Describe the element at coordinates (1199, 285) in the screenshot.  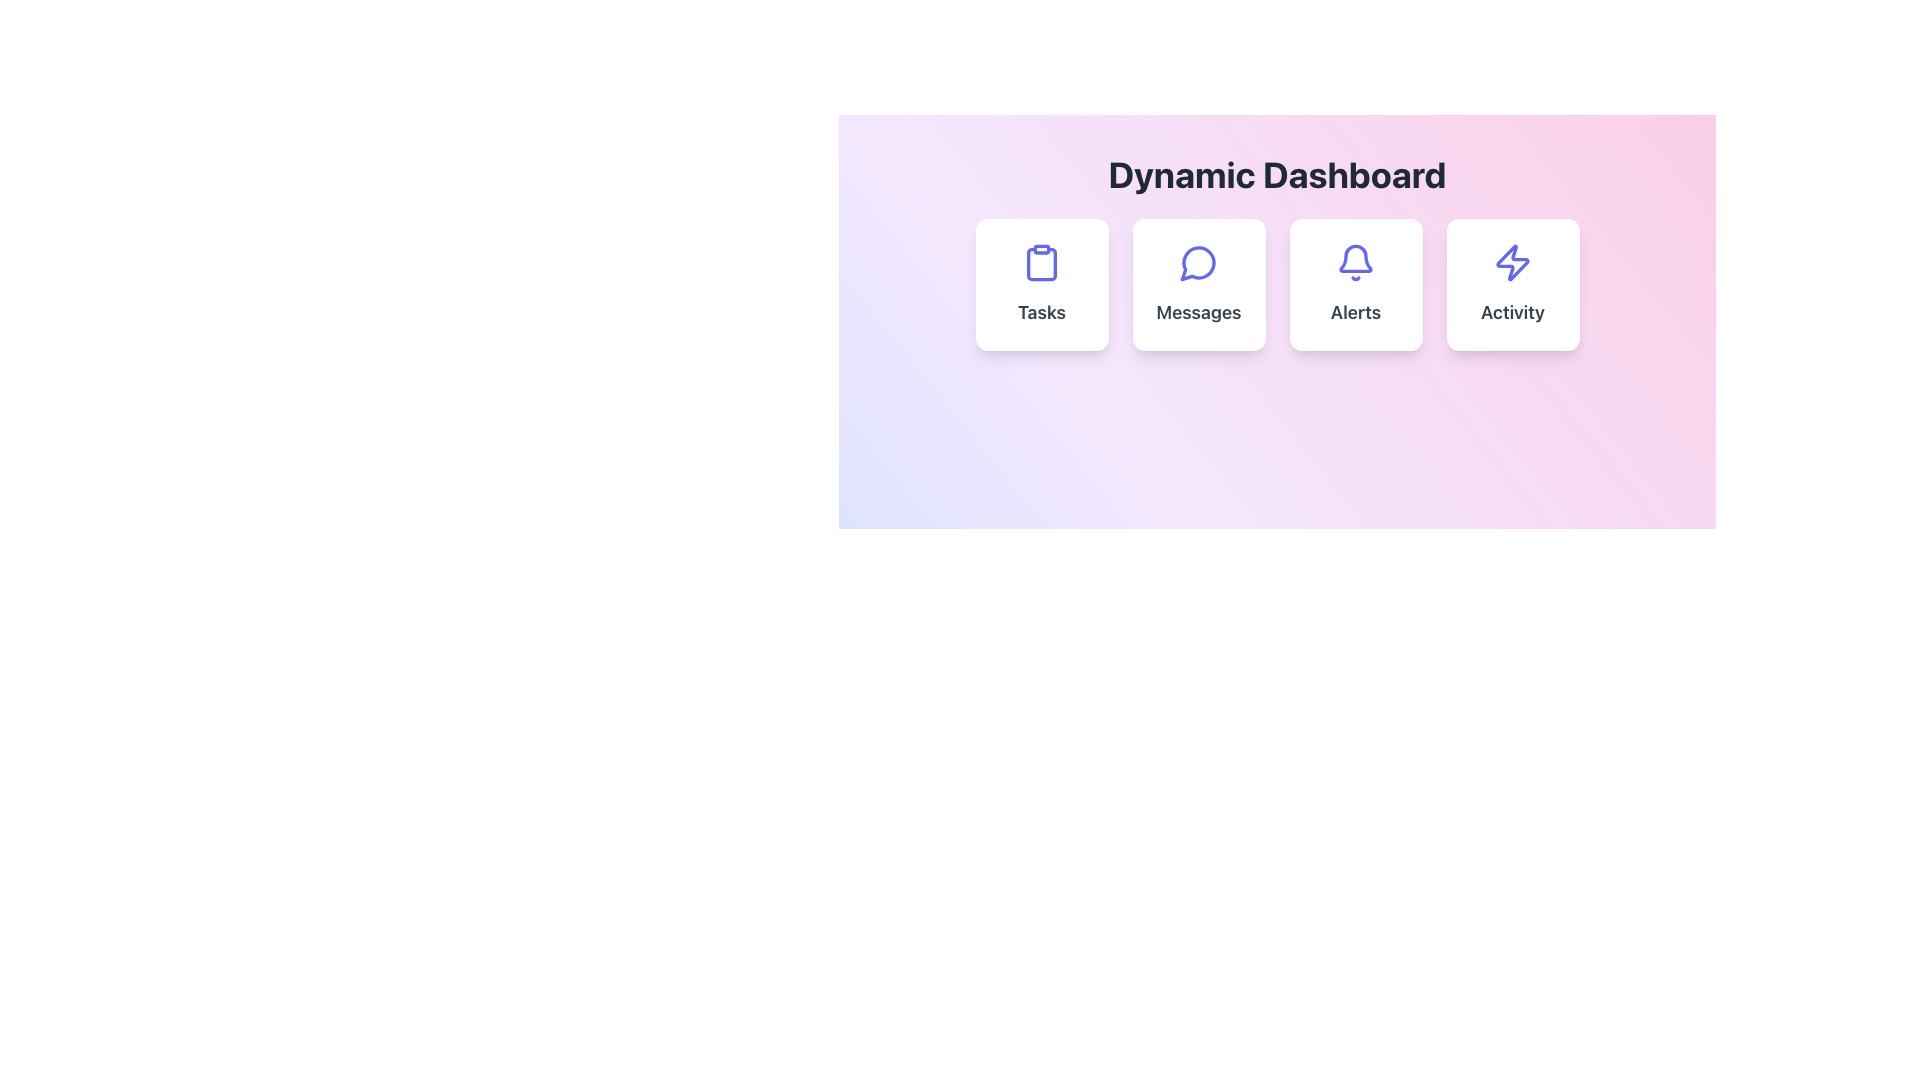
I see `the 'Messages' button, which is the second card from the left in a horizontally arranged 4-card grid` at that location.